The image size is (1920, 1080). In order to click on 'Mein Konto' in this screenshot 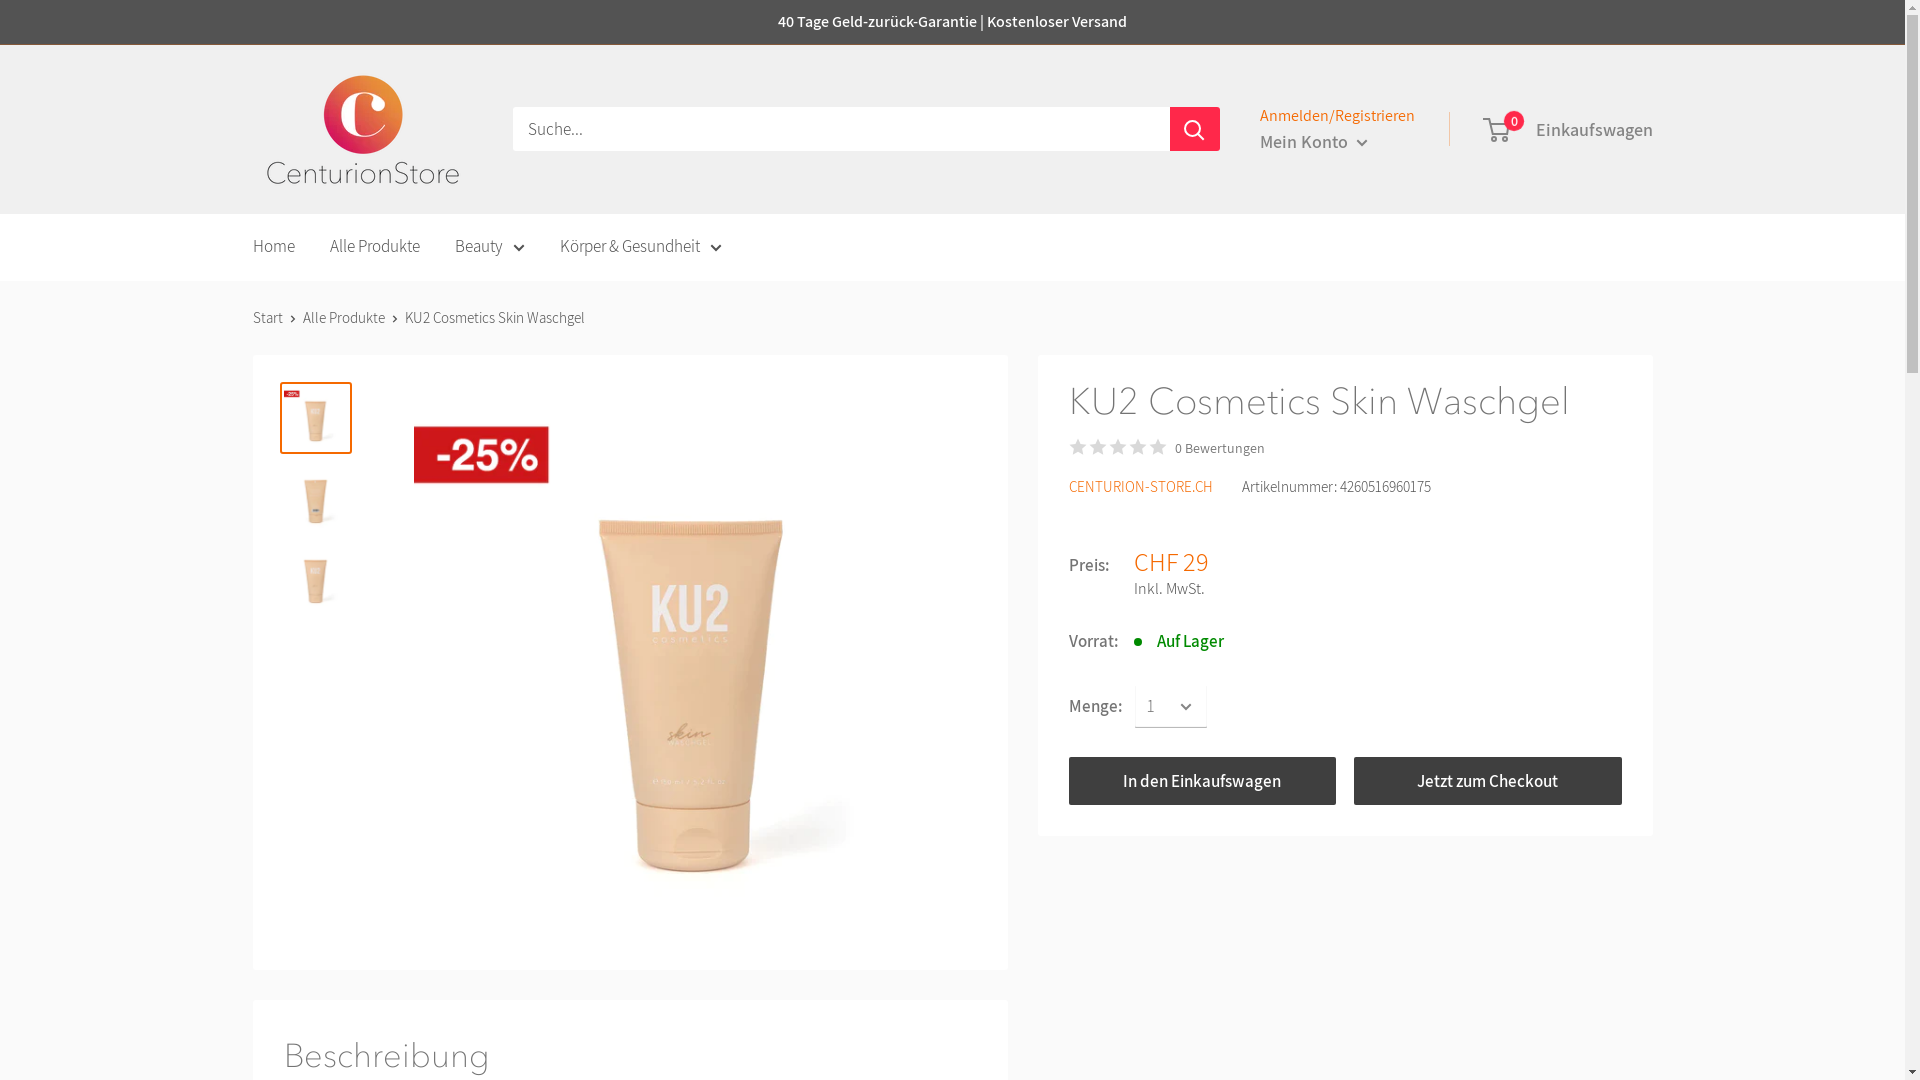, I will do `click(1314, 141)`.